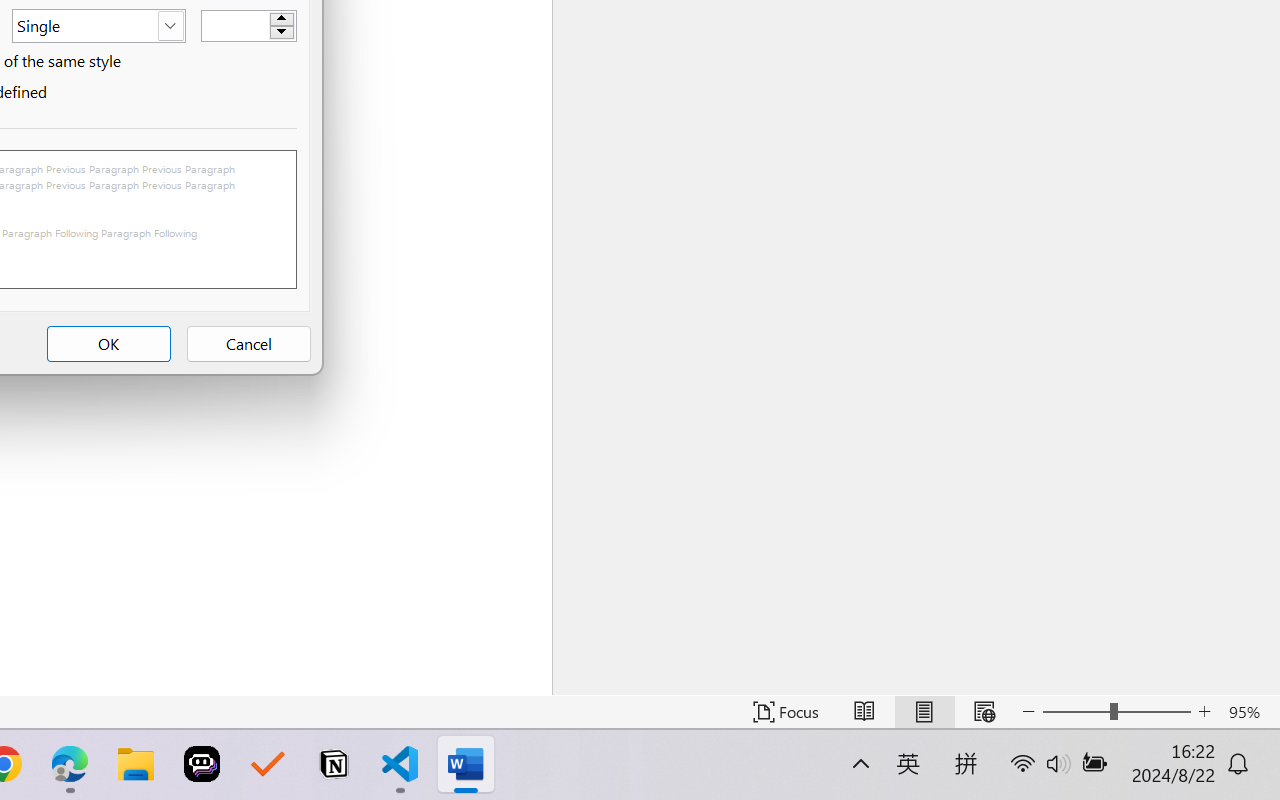  Describe the element at coordinates (202, 764) in the screenshot. I see `'Poe'` at that location.